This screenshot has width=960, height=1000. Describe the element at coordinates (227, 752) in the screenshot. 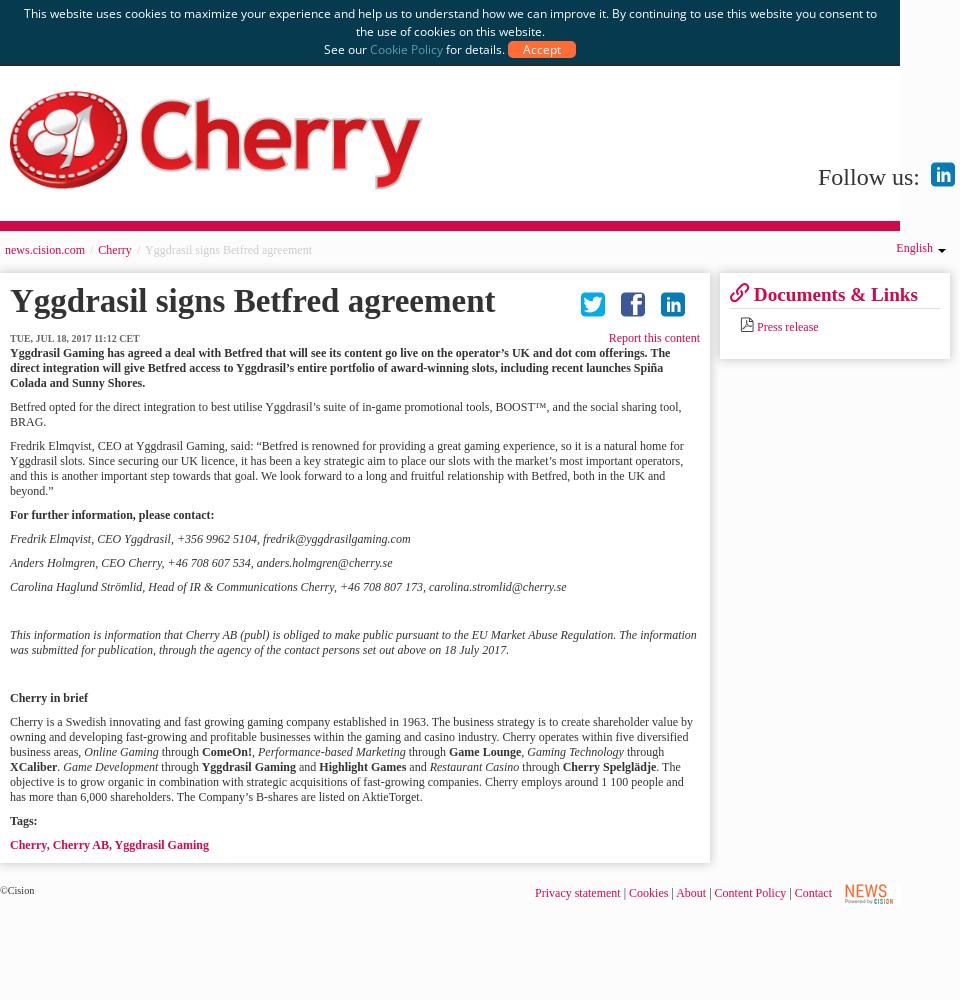

I see `'ComeOn!'` at that location.